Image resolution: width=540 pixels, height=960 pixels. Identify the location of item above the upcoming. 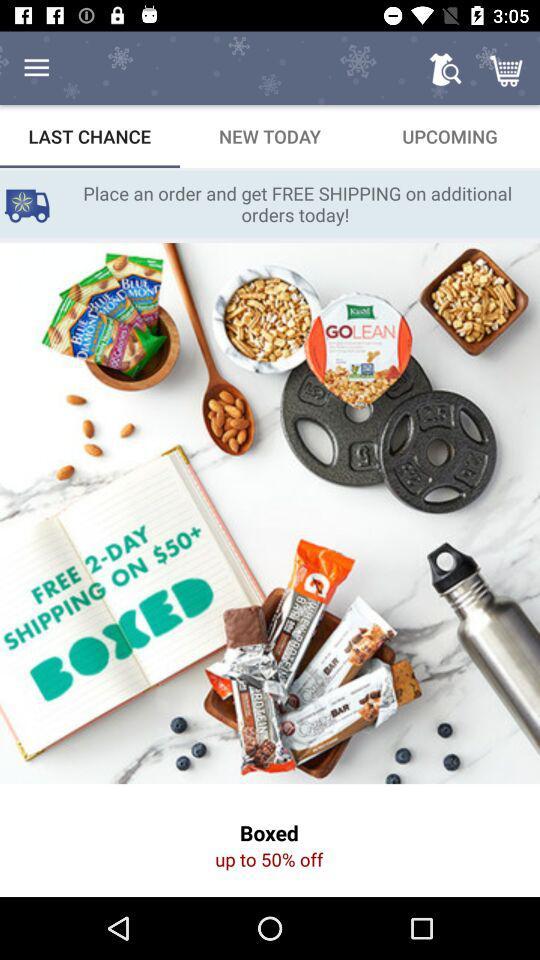
(508, 68).